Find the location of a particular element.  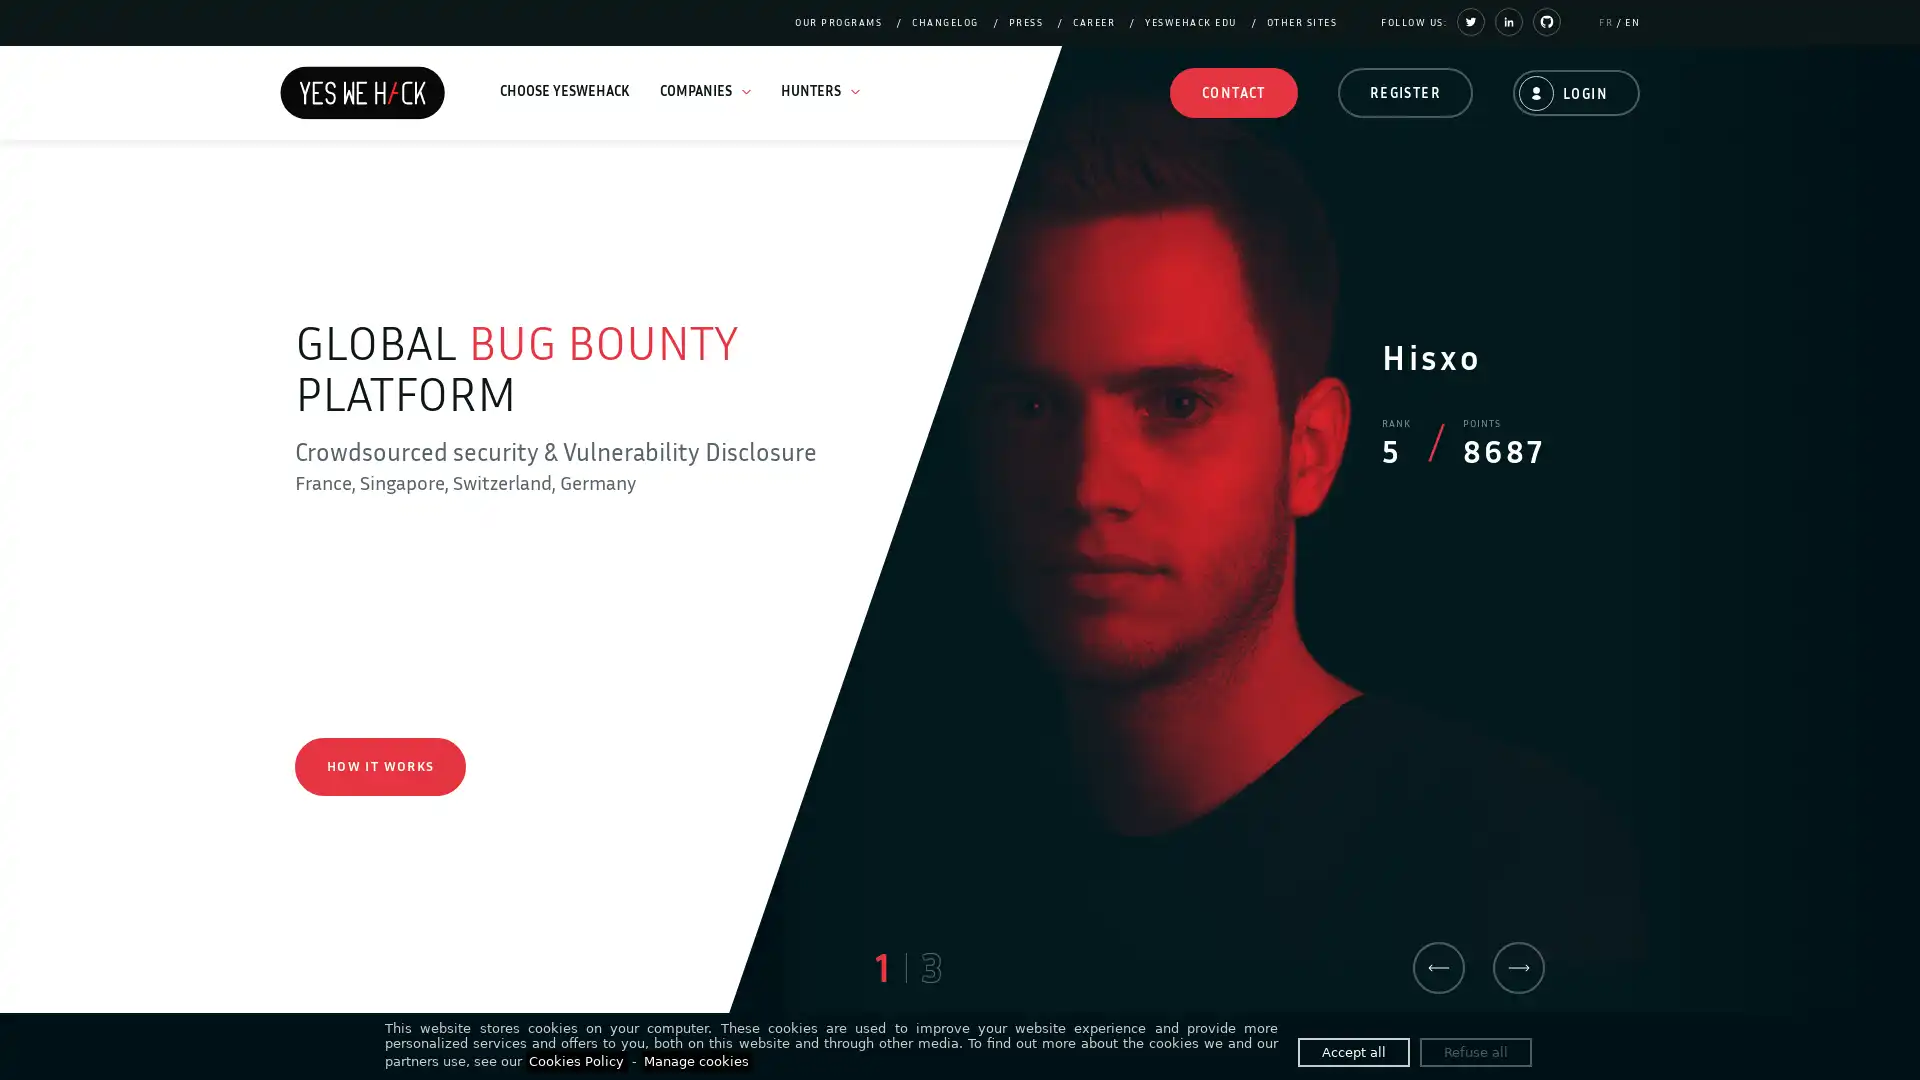

Accept all is located at coordinates (1353, 1051).